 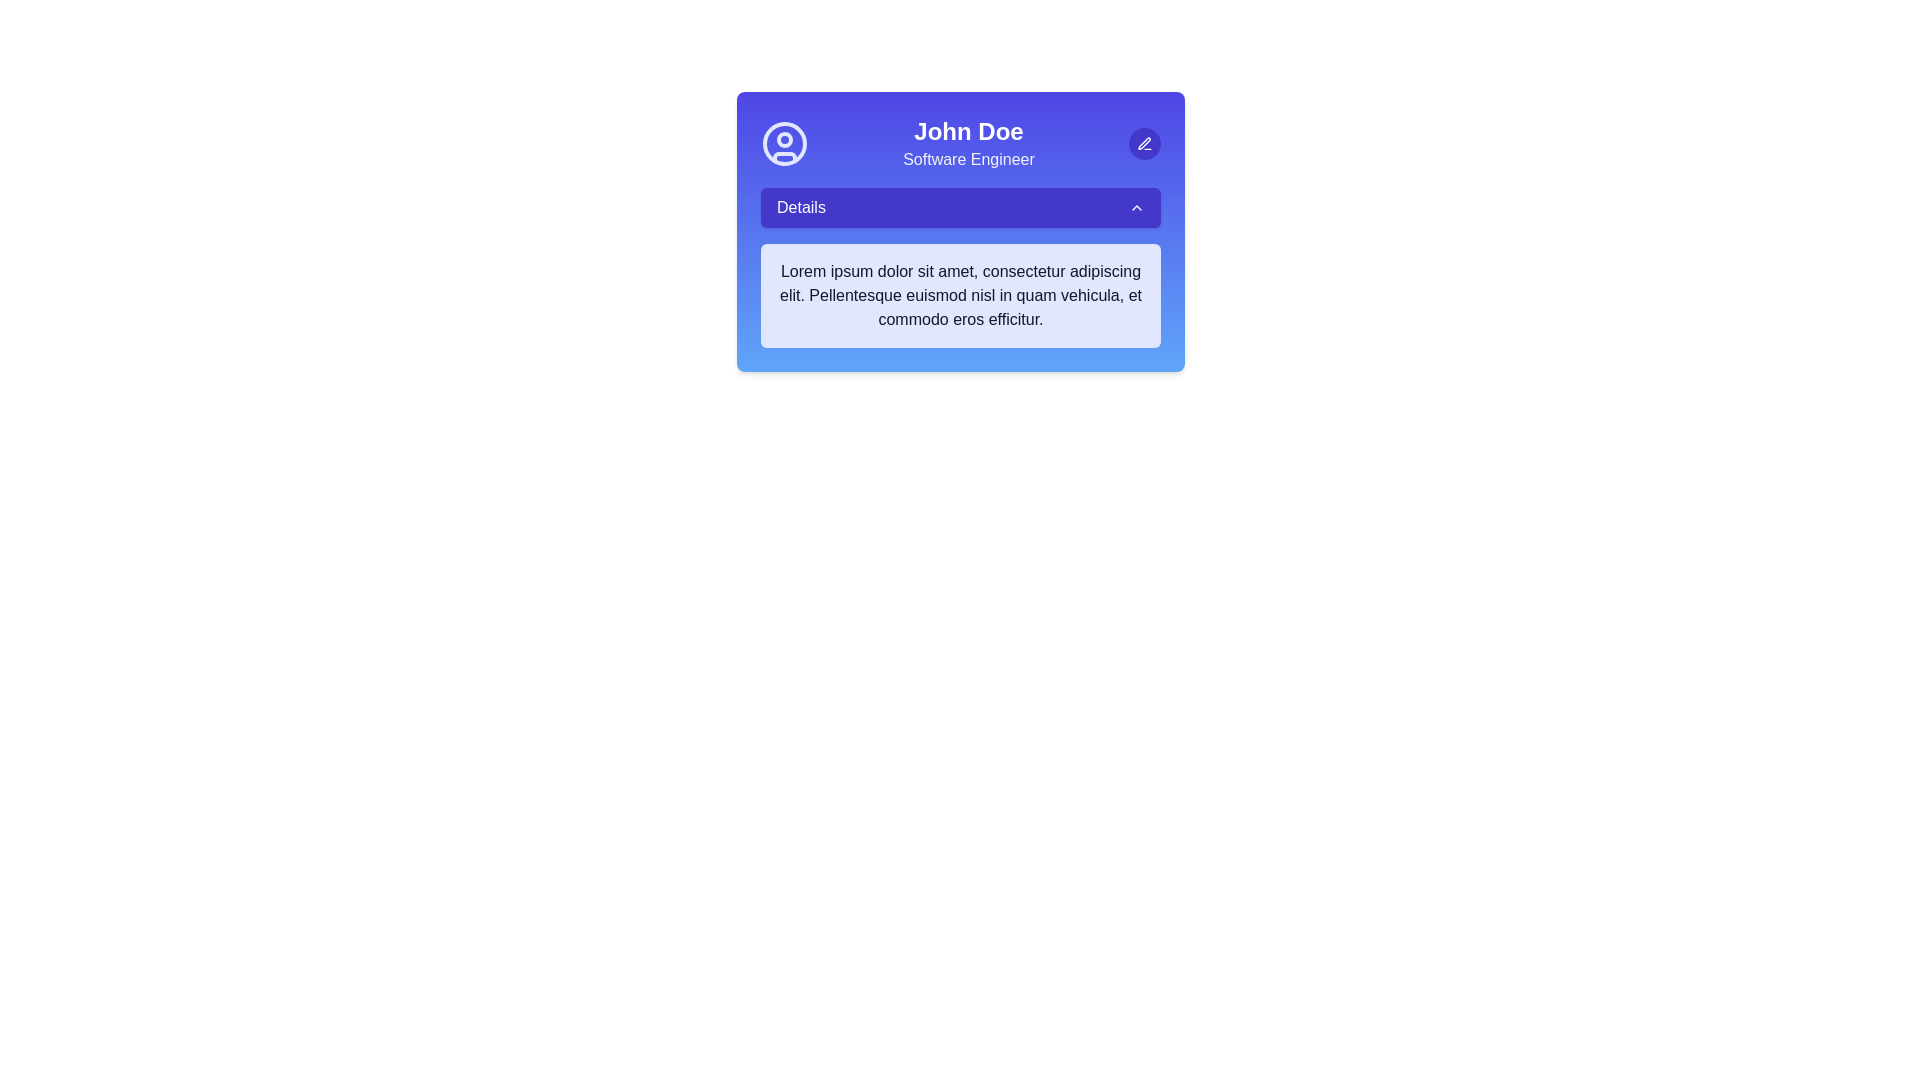 I want to click on the decorative circle element that acts as a boundary for the user profile icon located in the top-left corner of the card header, so click(x=784, y=142).